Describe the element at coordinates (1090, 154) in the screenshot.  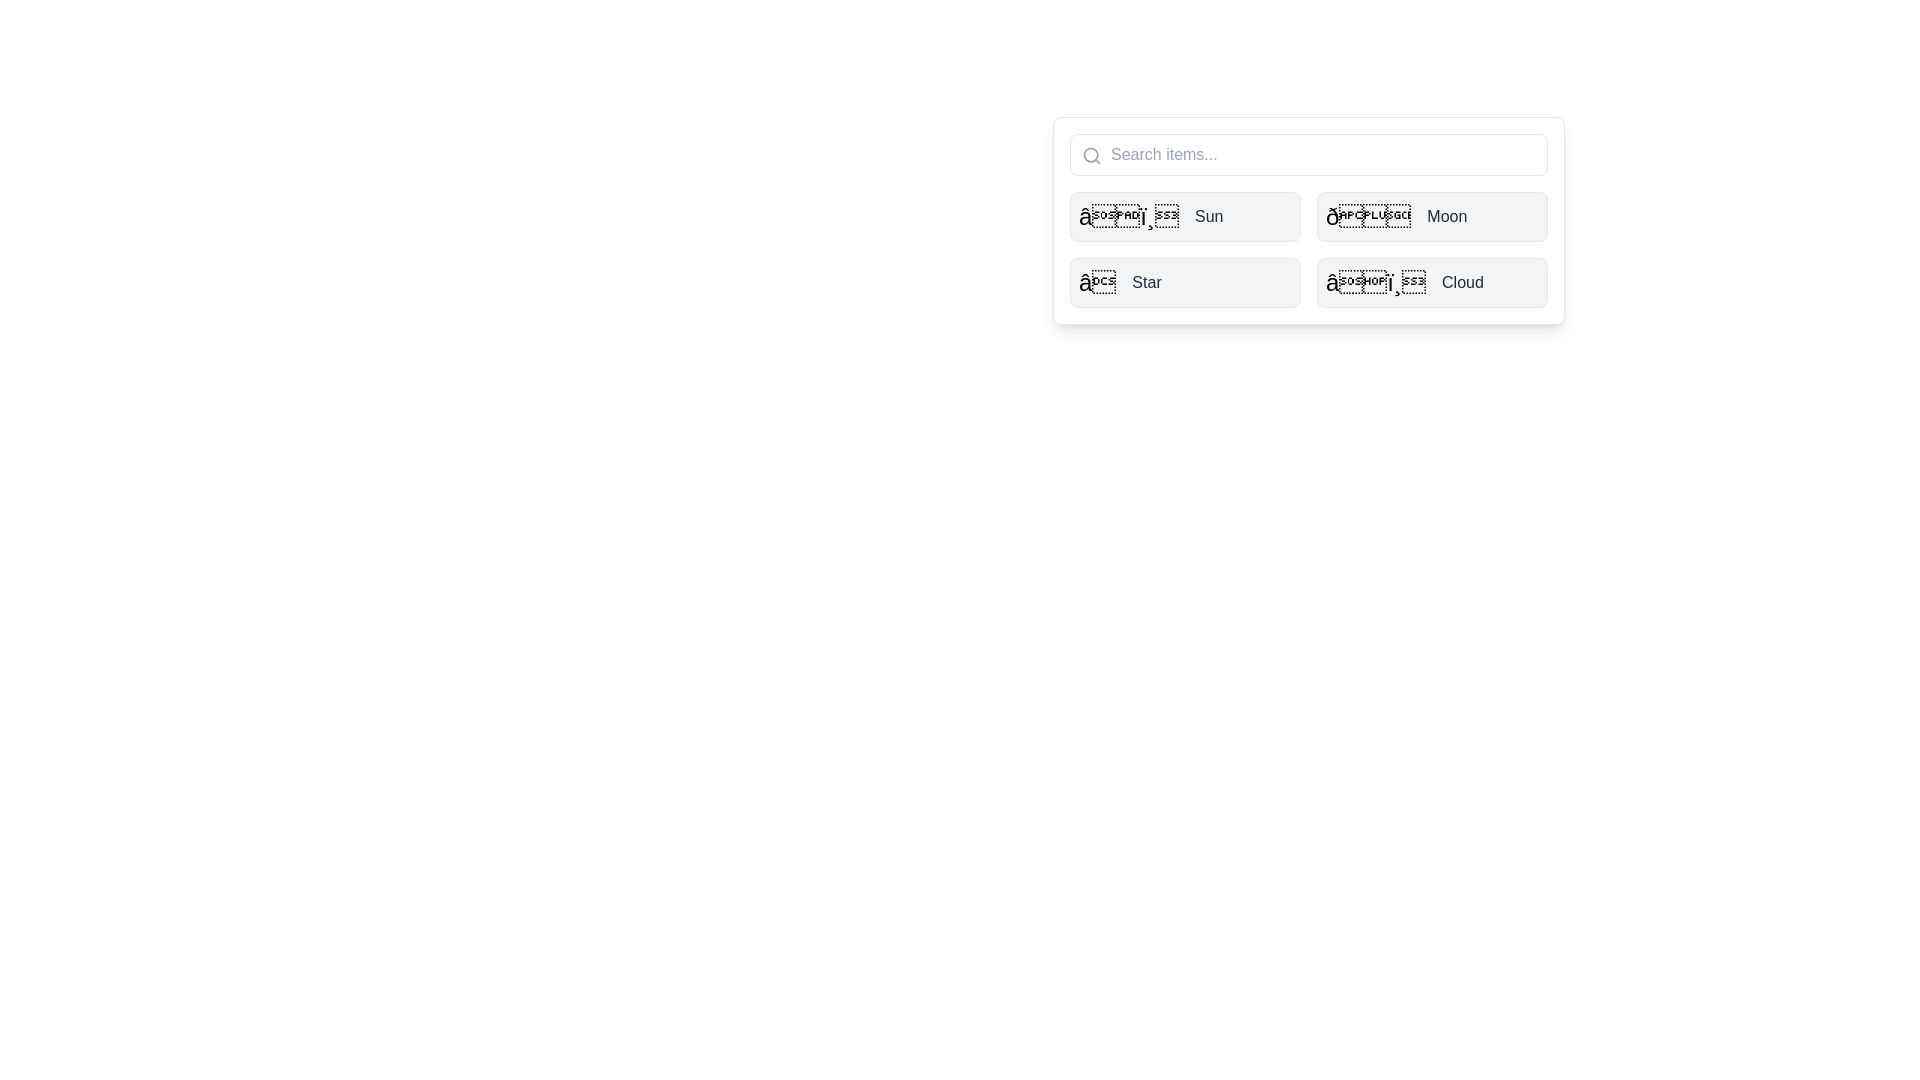
I see `the circle element of the magnifying glass icon within the SVG to activate the search functionality` at that location.